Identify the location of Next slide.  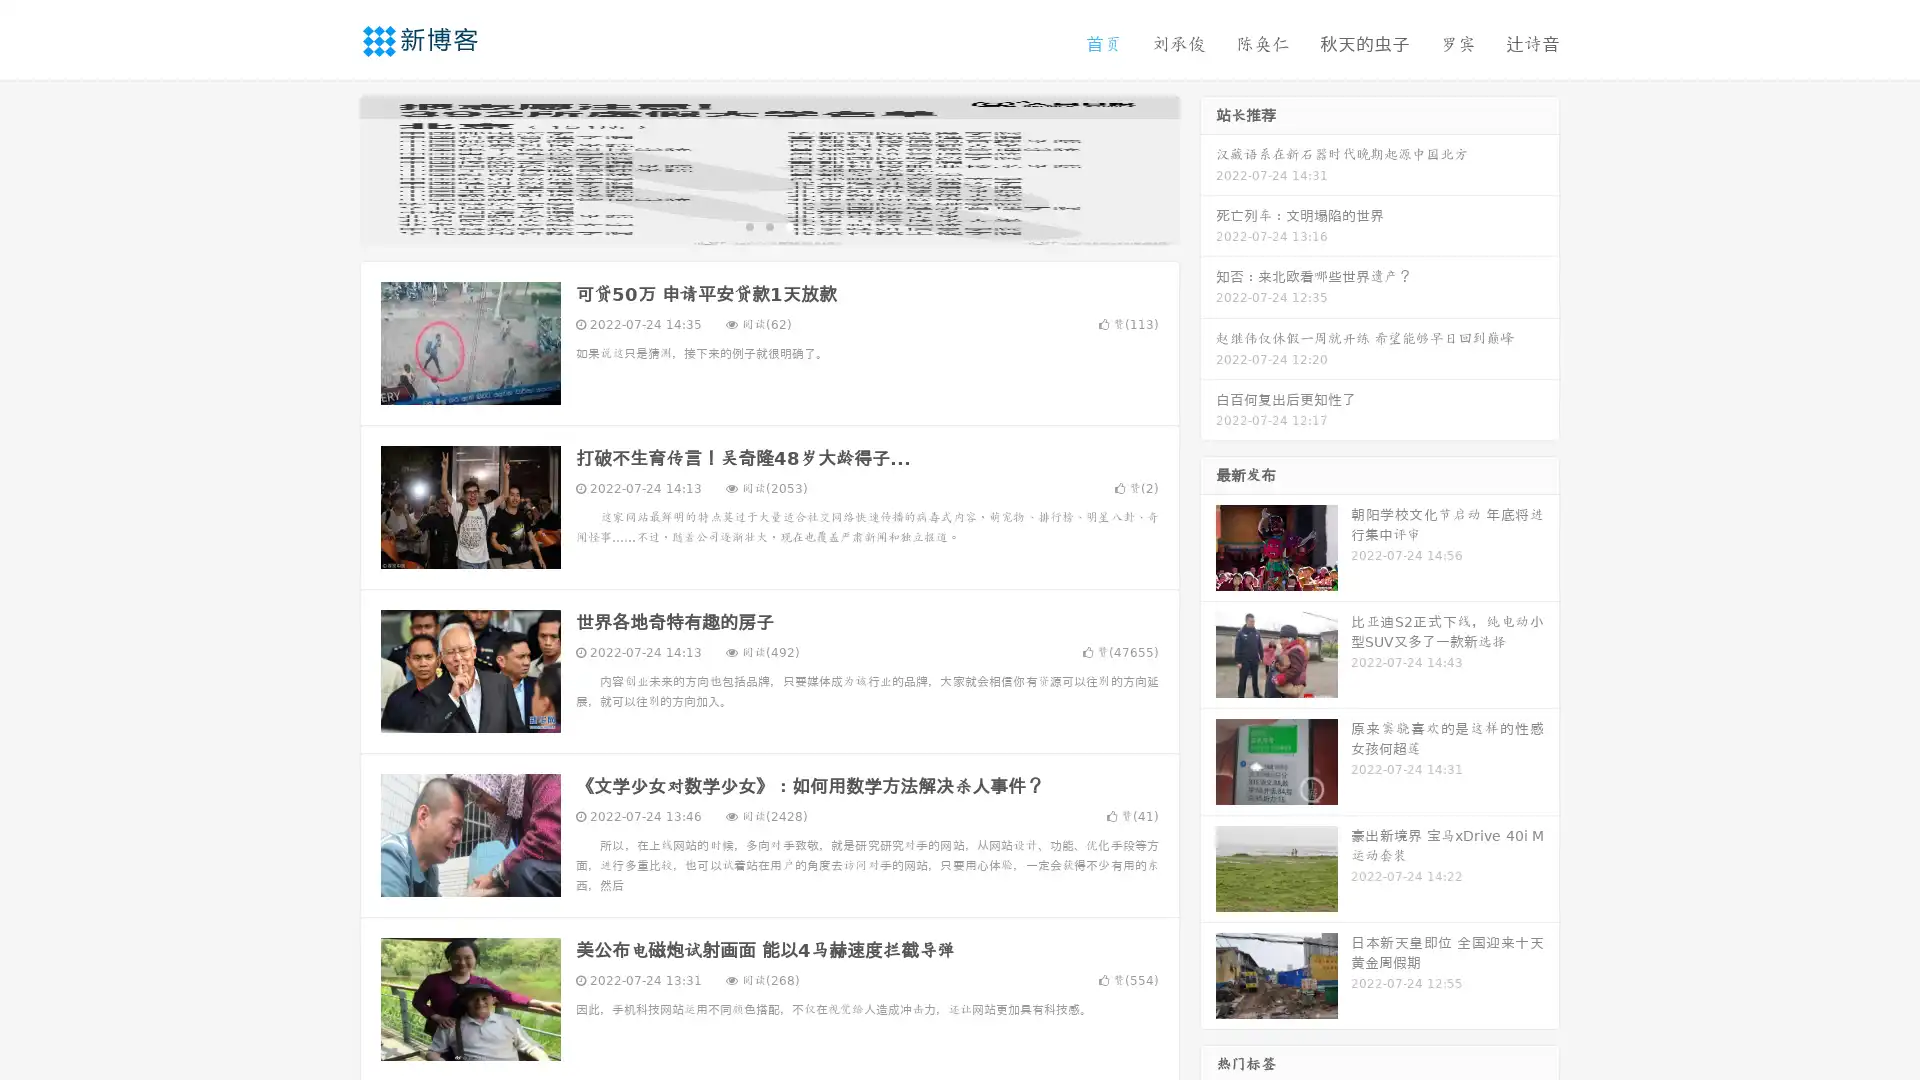
(1208, 168).